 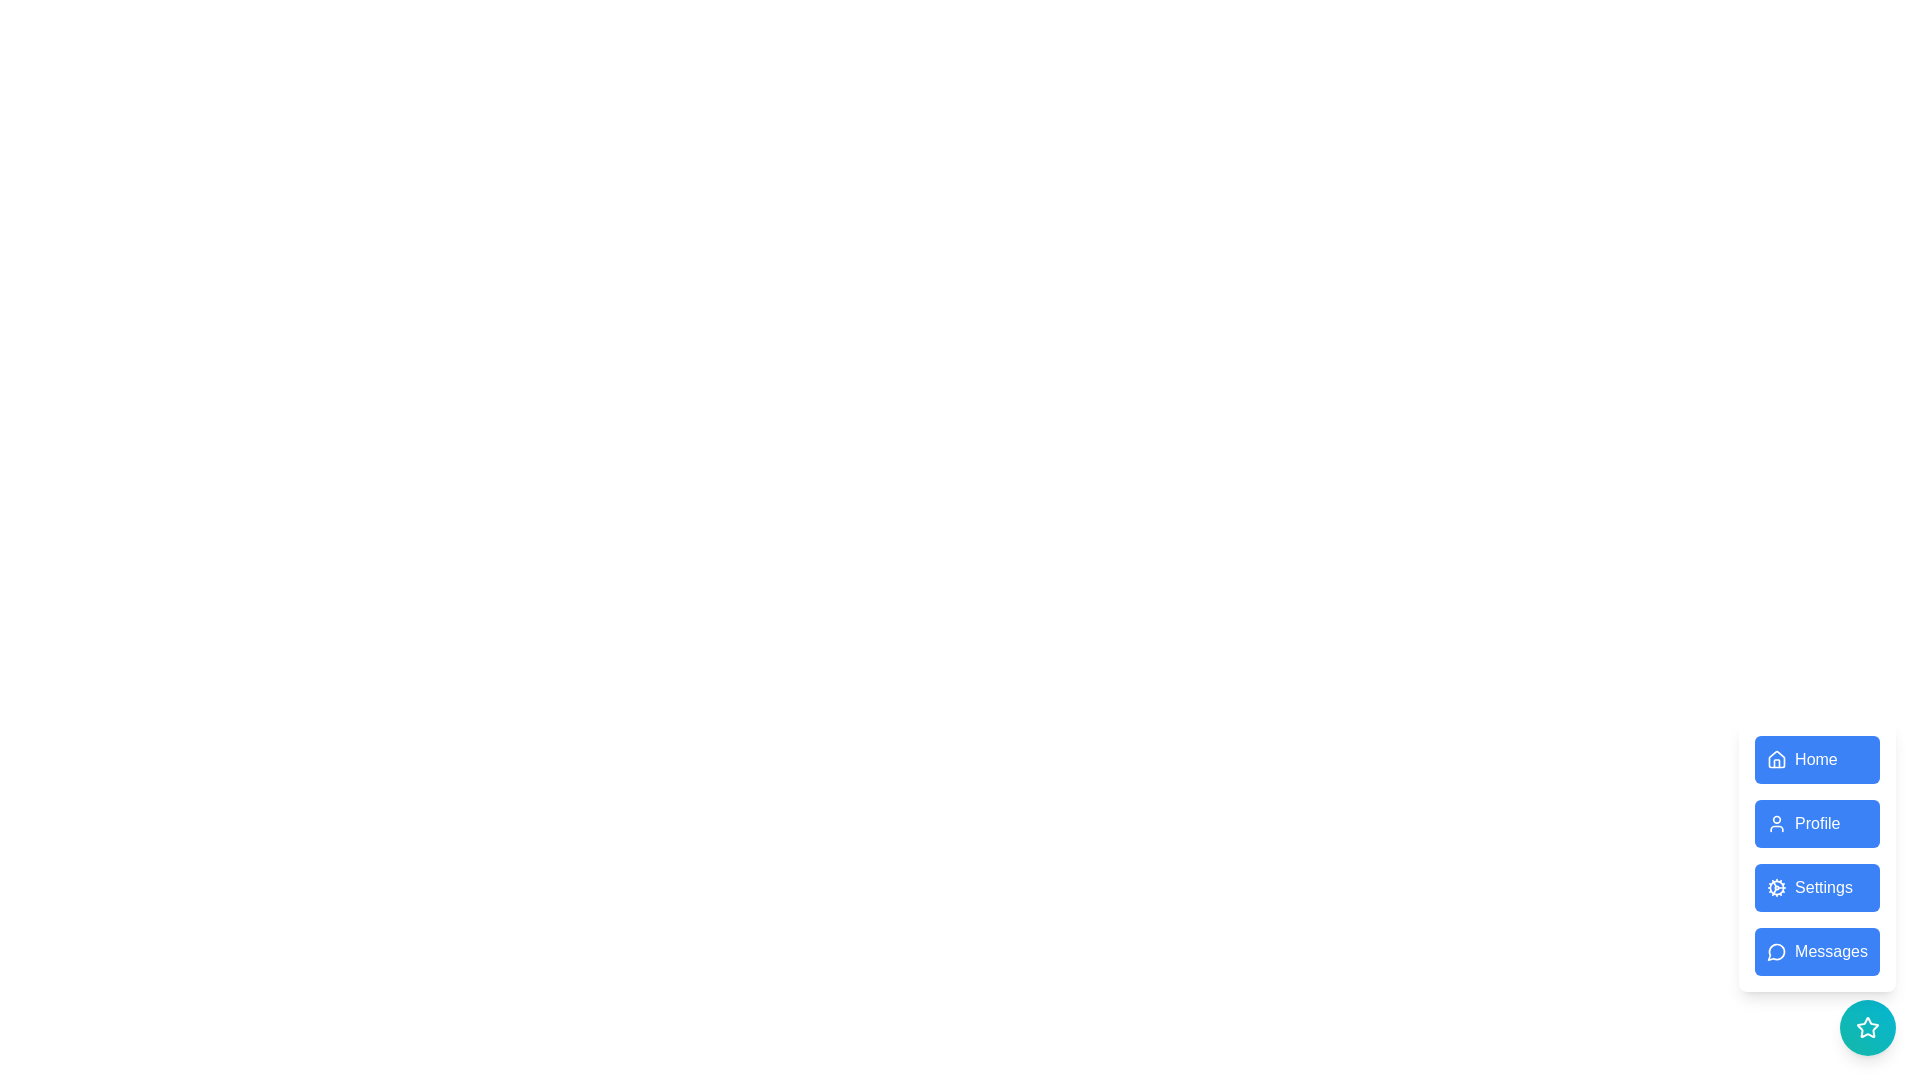 I want to click on the chat bubble icon located next to the 'Messages' text within the button that has a blue background and rounded corners, so click(x=1777, y=951).